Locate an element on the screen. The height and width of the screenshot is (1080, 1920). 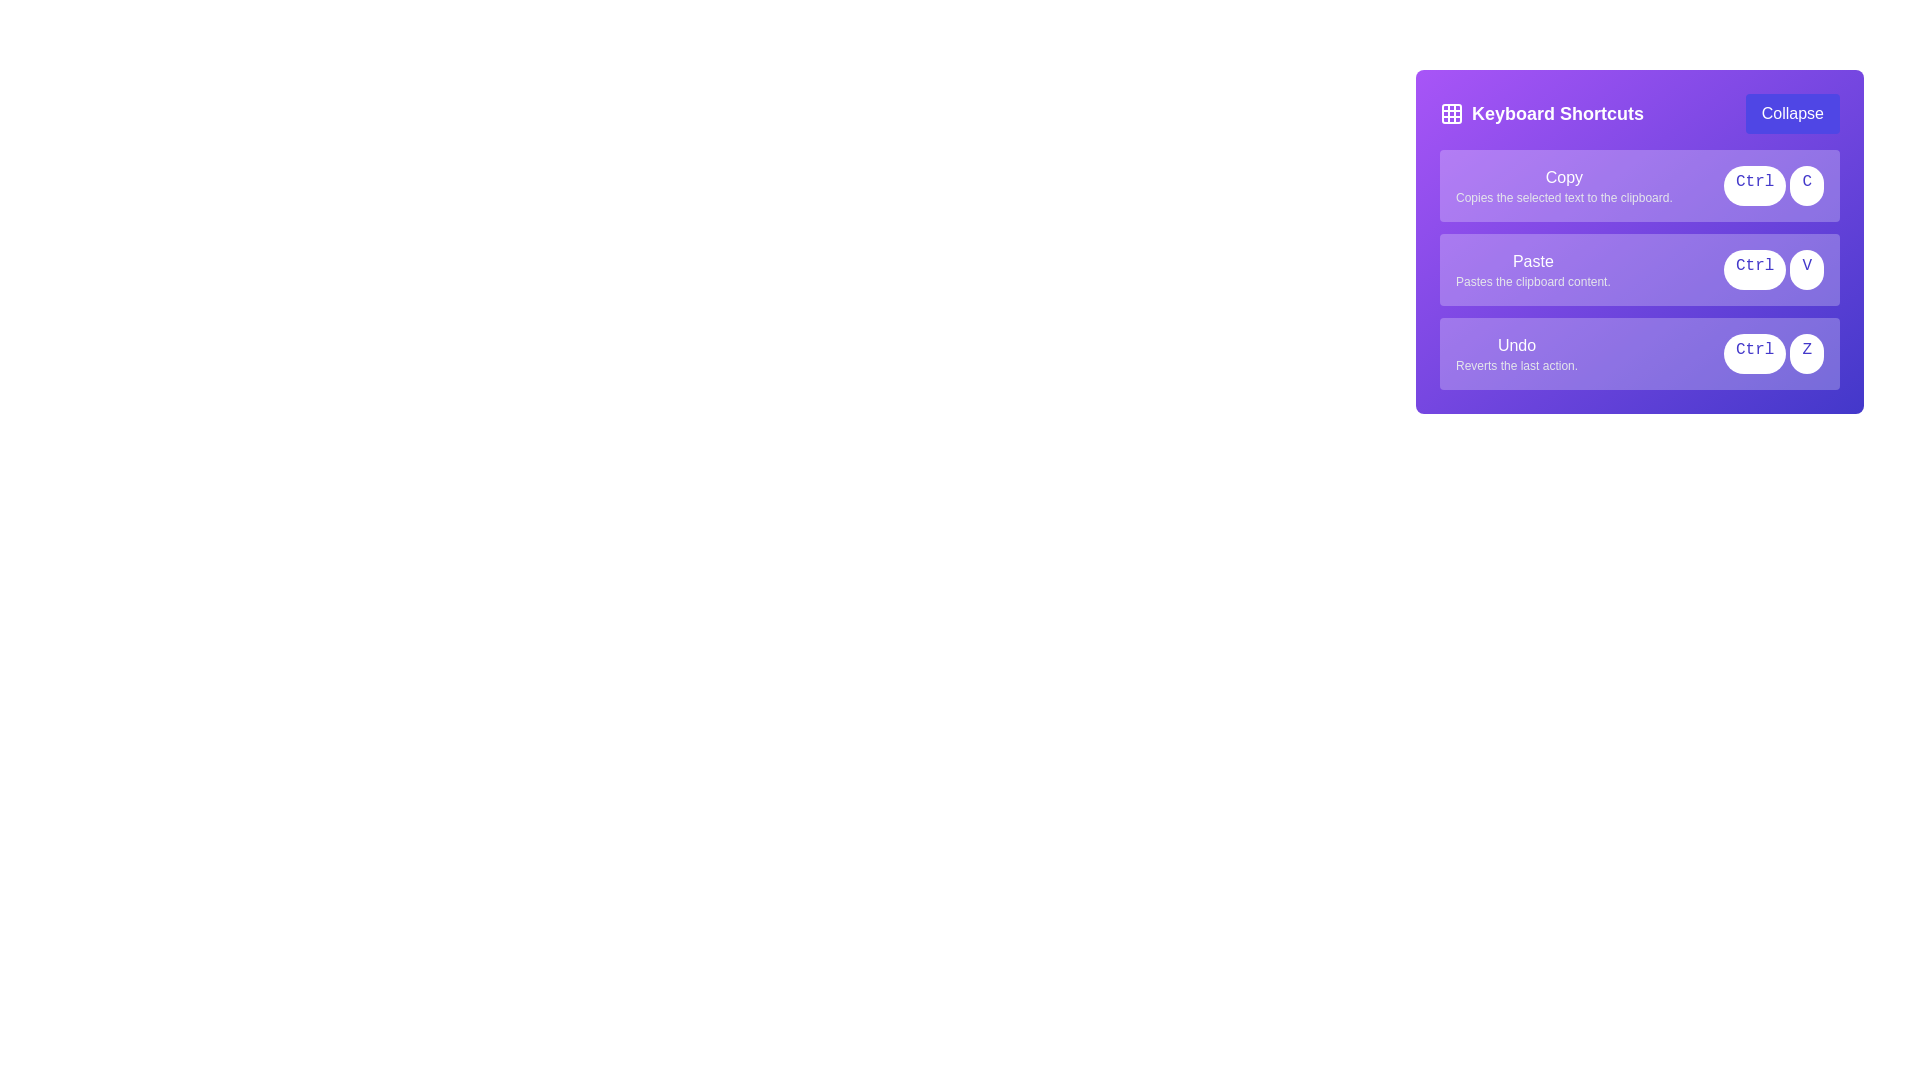
the 'Ctrl' key visual representation located in the center of the purple 'Paste' area, which is part of a keyboard shortcuts list is located at coordinates (1754, 270).